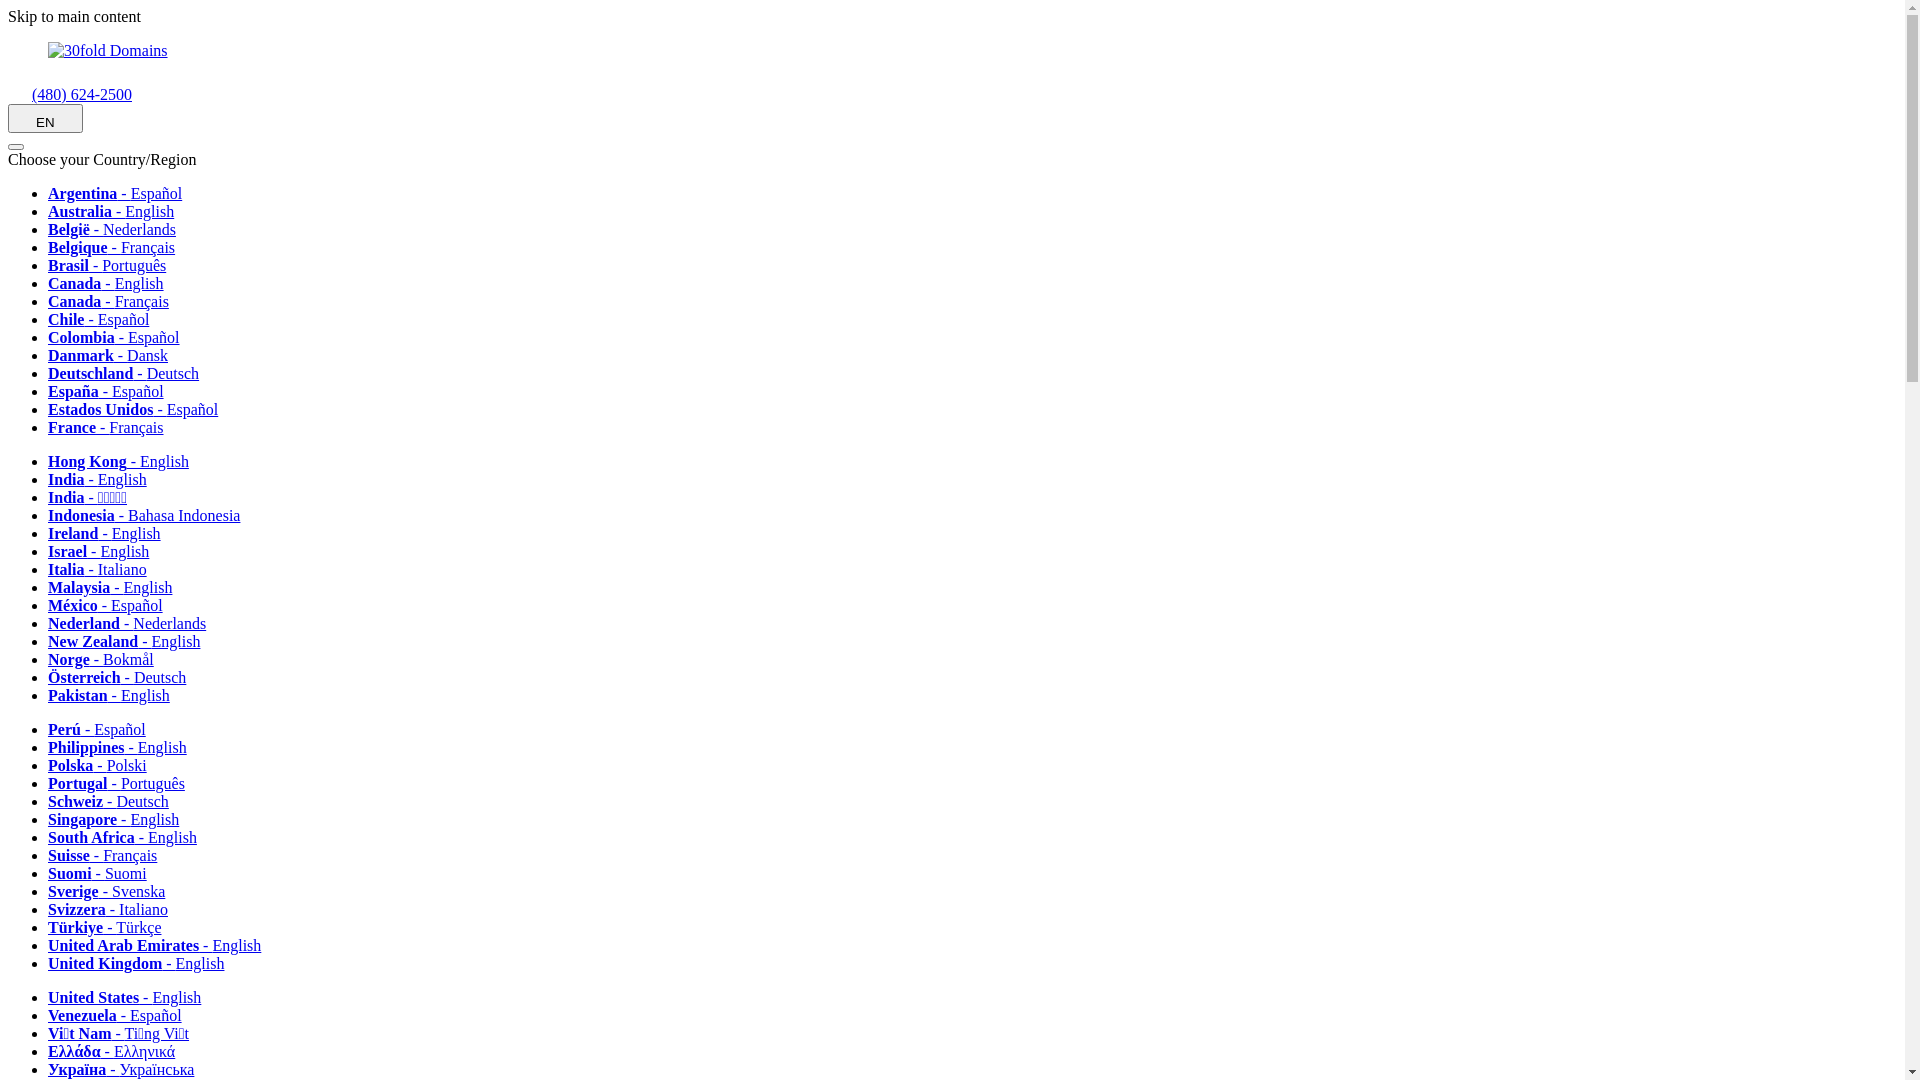  What do you see at coordinates (70, 94) in the screenshot?
I see `'(480) 624-2500'` at bounding box center [70, 94].